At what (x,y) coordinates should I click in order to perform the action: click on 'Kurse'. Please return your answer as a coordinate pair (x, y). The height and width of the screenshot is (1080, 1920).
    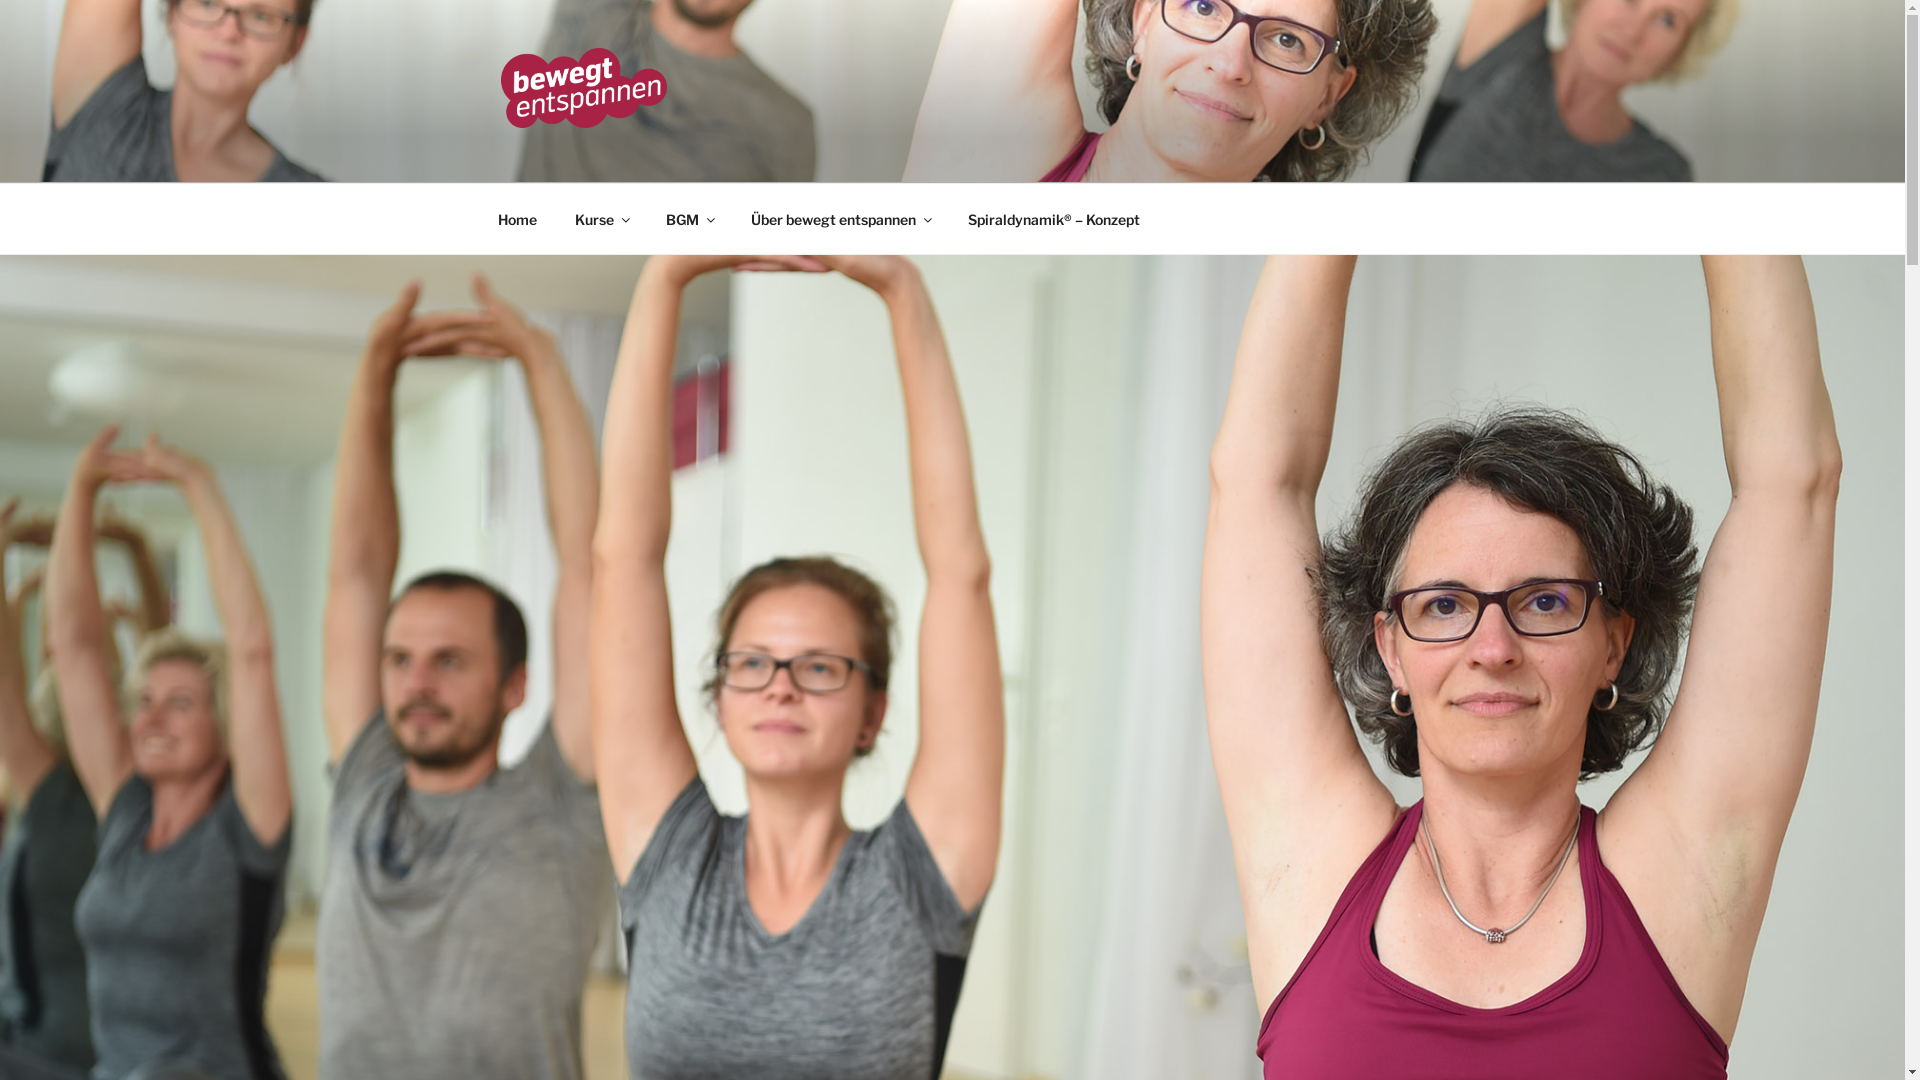
    Looking at the image, I should click on (600, 218).